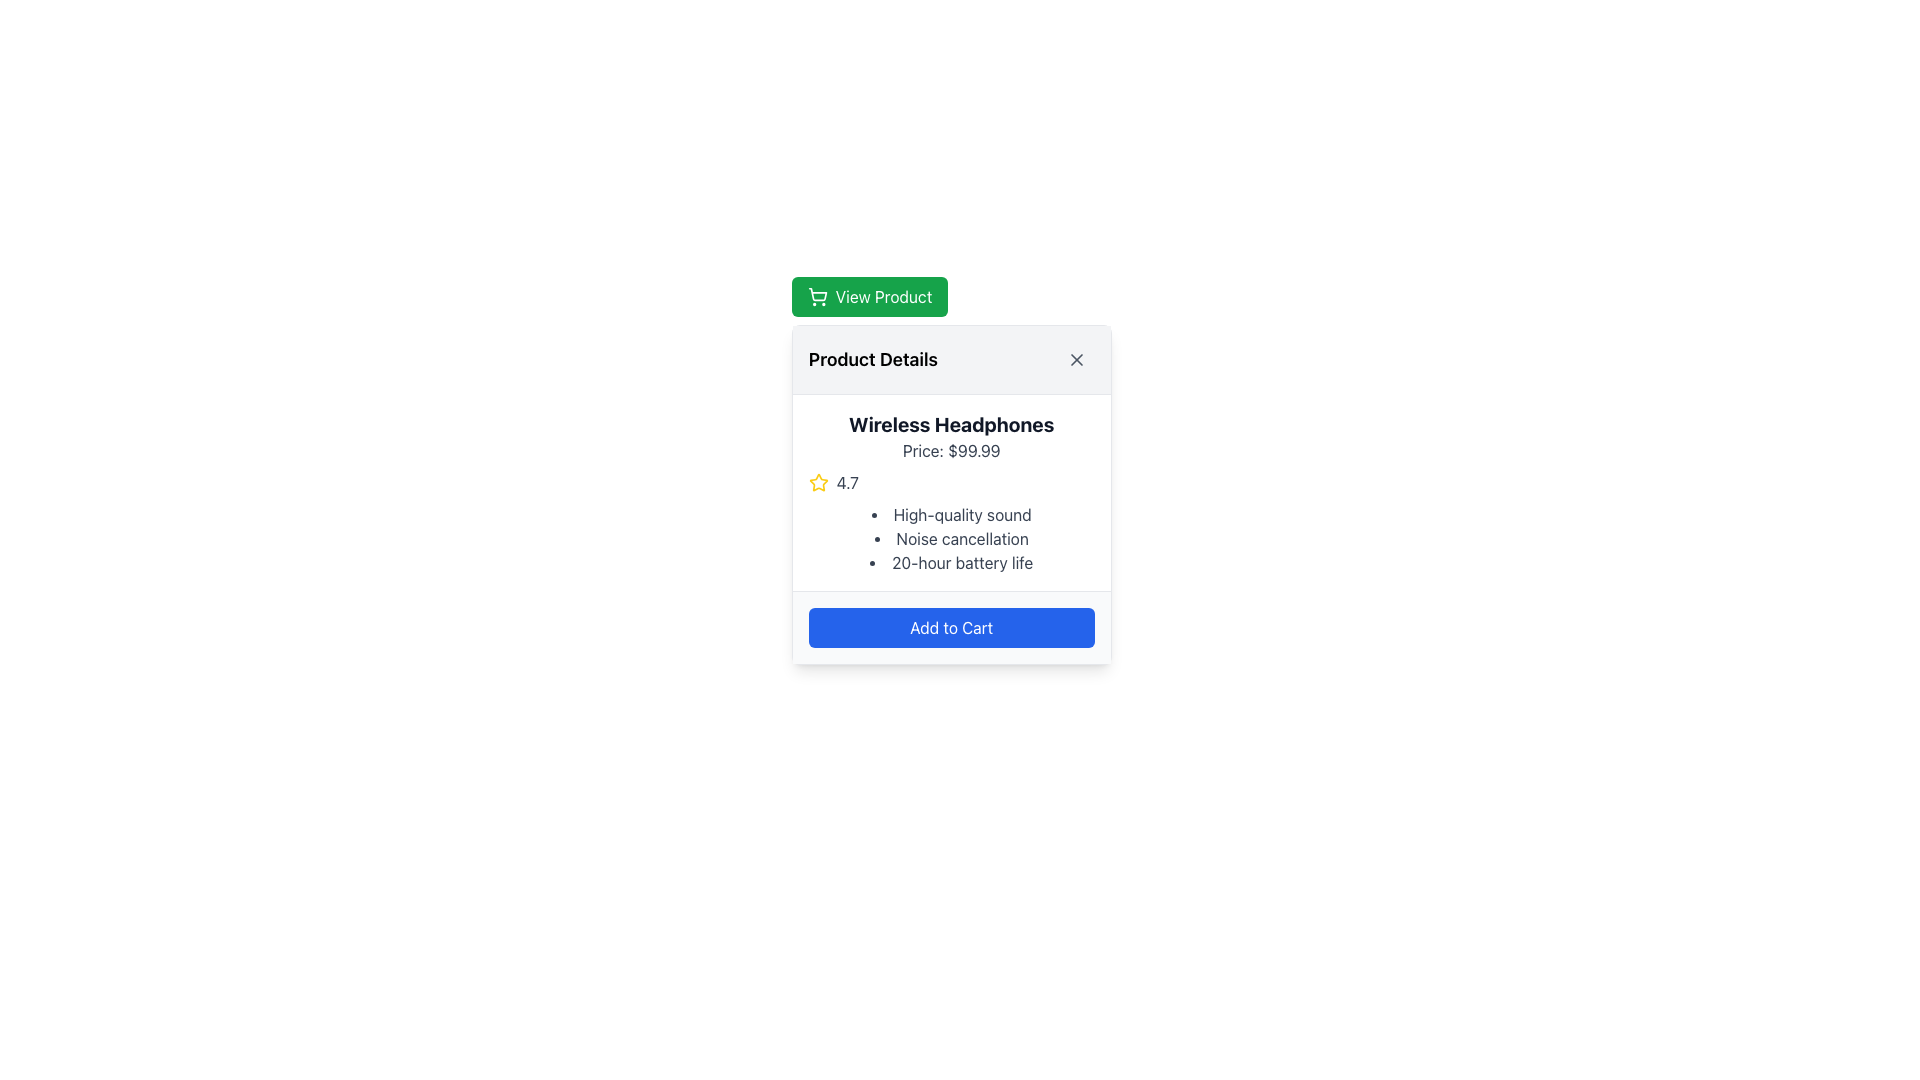  I want to click on the close/dismiss icon located in the top right corner of the 'Product Details' card, so click(1075, 358).